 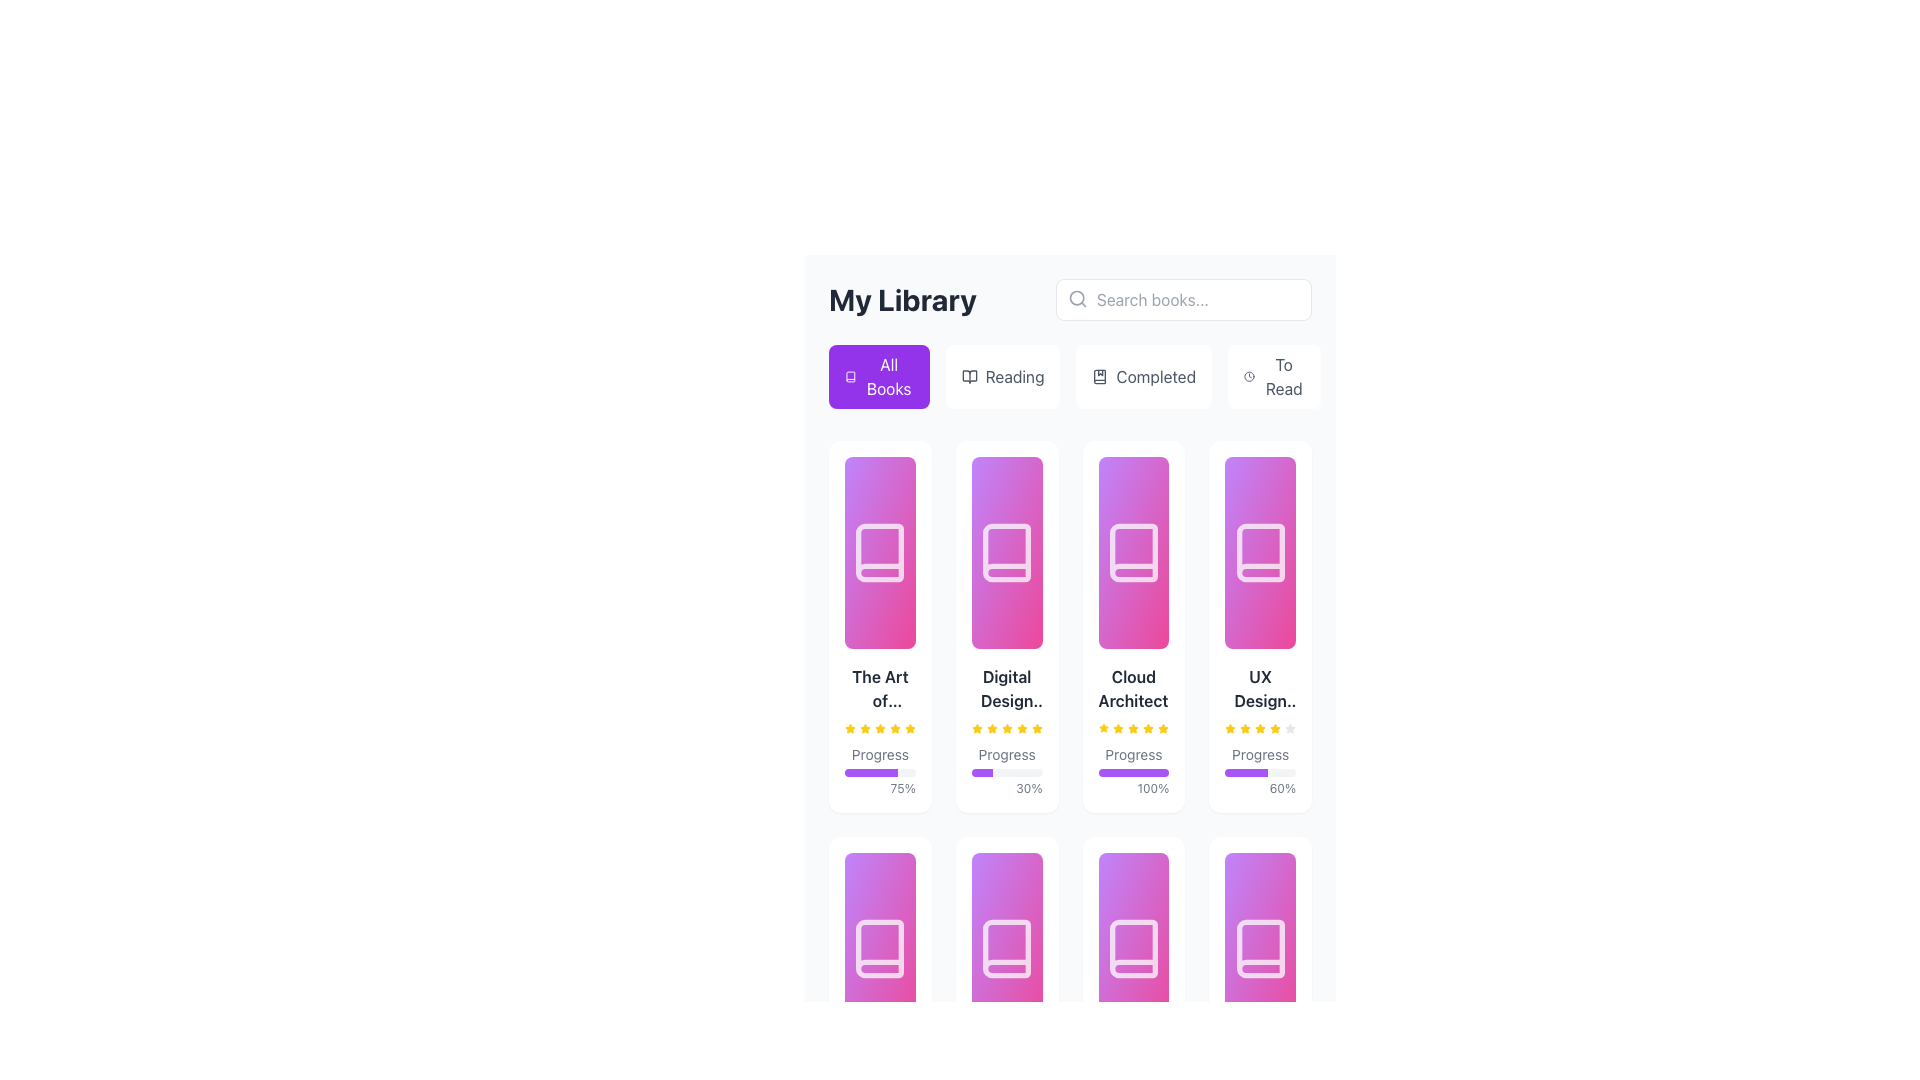 I want to click on the progress bar representing the reading progress of the 'UX Design' book, located in the fourth column of the first row in the 'My Library' section, so click(x=1245, y=771).